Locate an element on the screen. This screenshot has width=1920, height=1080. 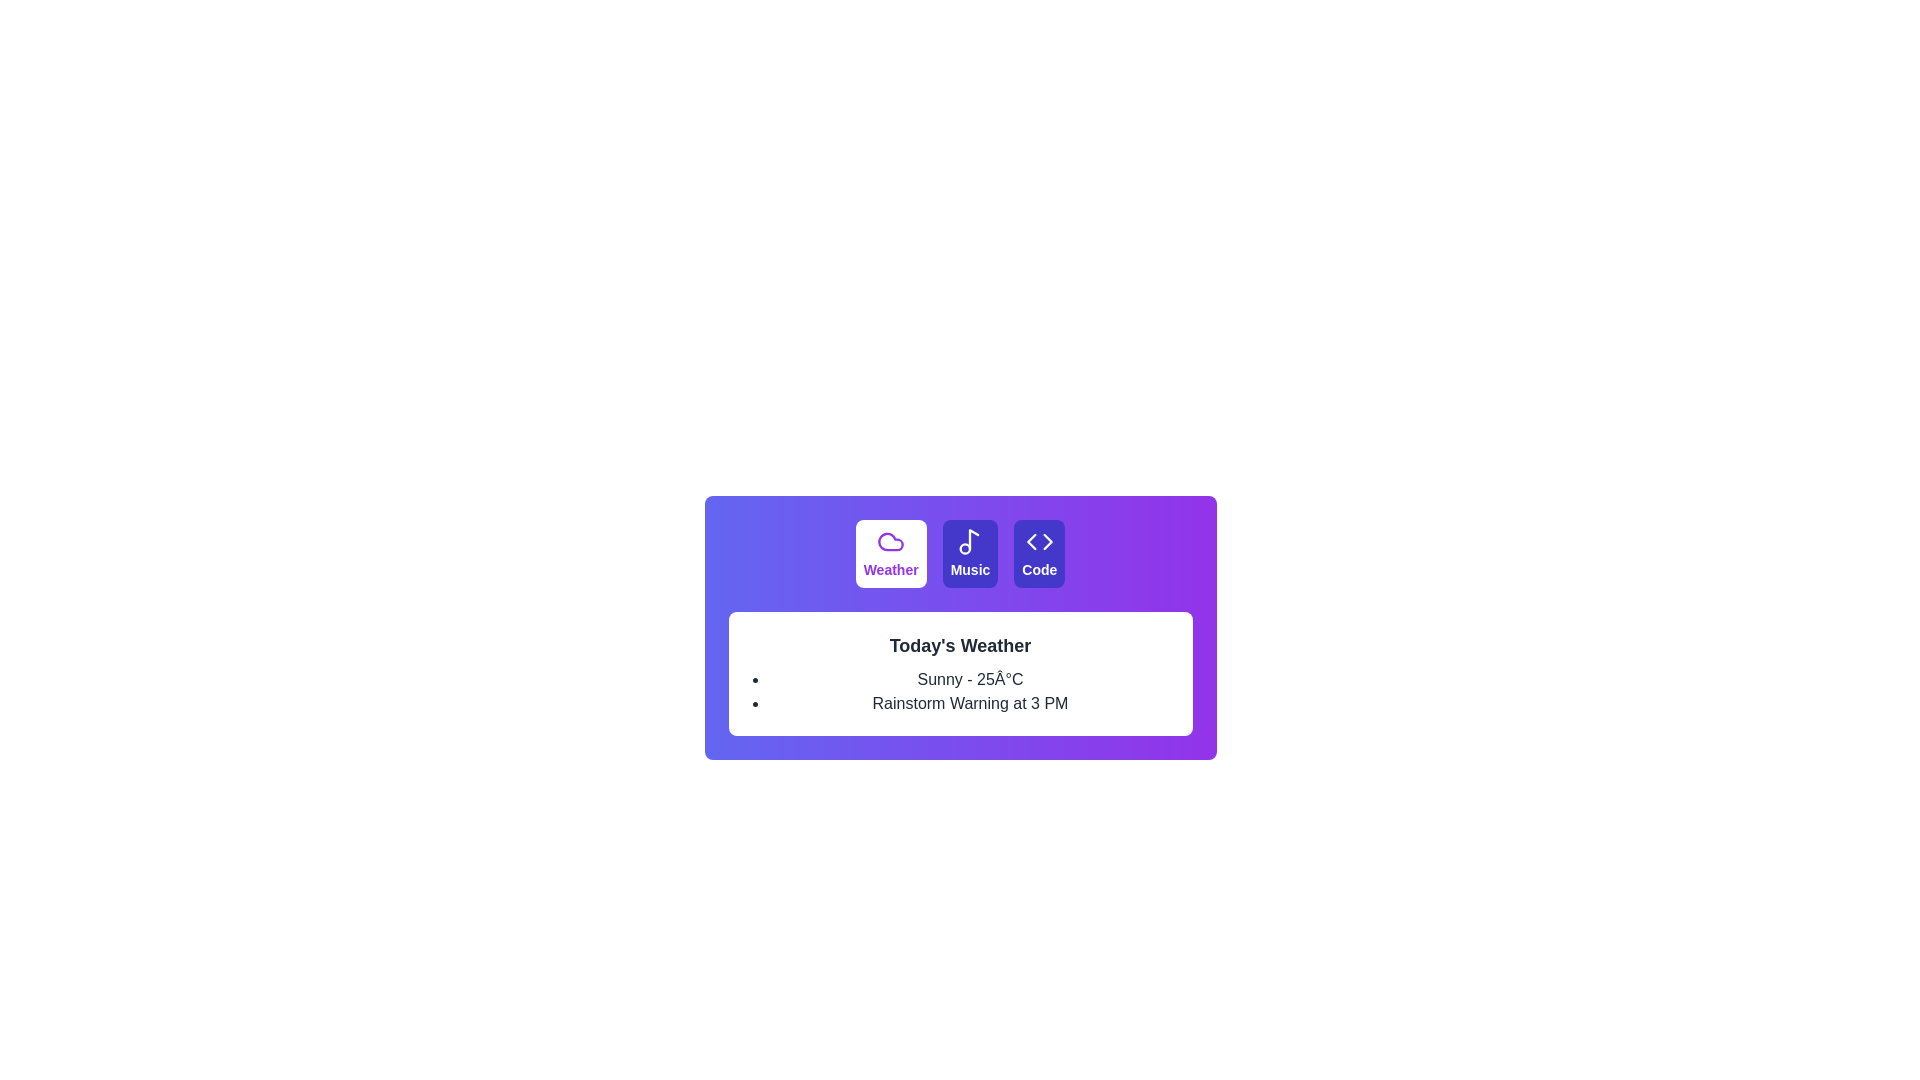
the musical note icon with a blue background, which is the second icon in a horizontal row is located at coordinates (970, 542).